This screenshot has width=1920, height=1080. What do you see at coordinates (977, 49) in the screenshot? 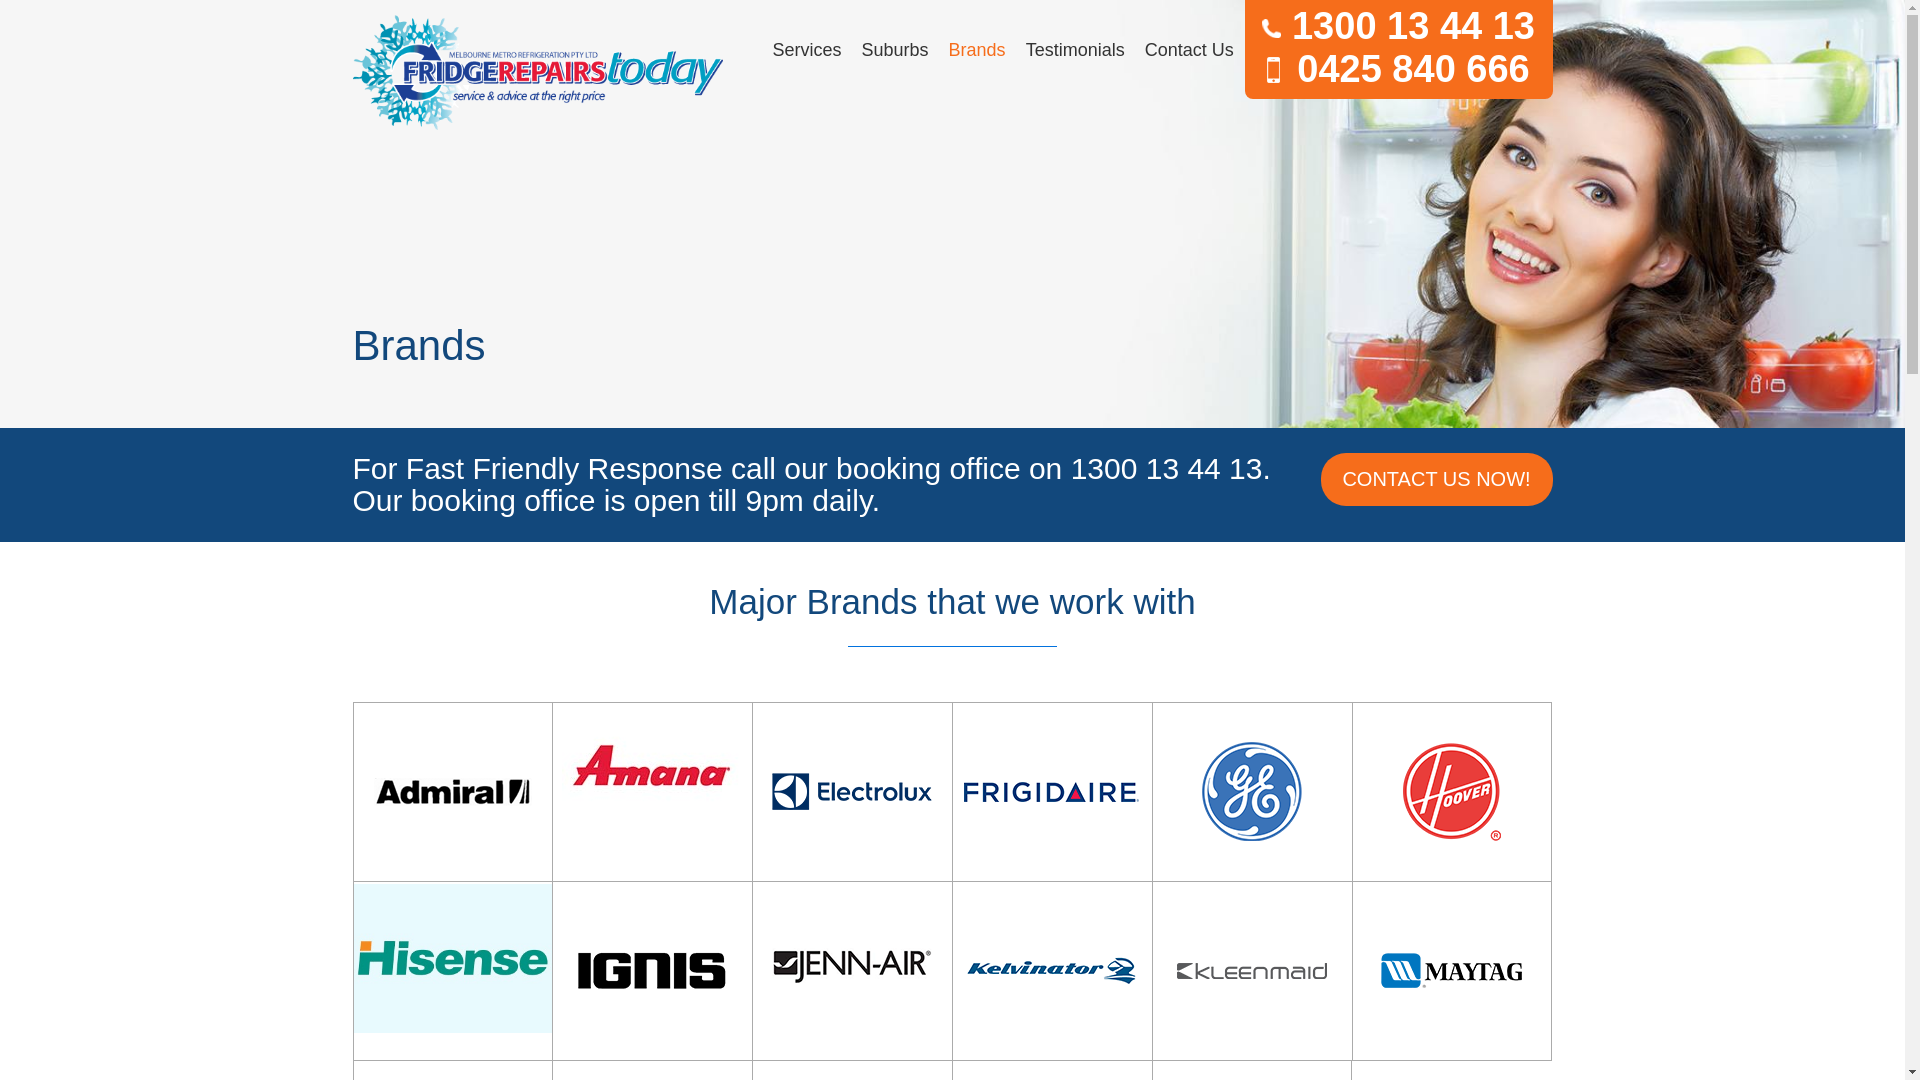
I see `'Brands'` at bounding box center [977, 49].